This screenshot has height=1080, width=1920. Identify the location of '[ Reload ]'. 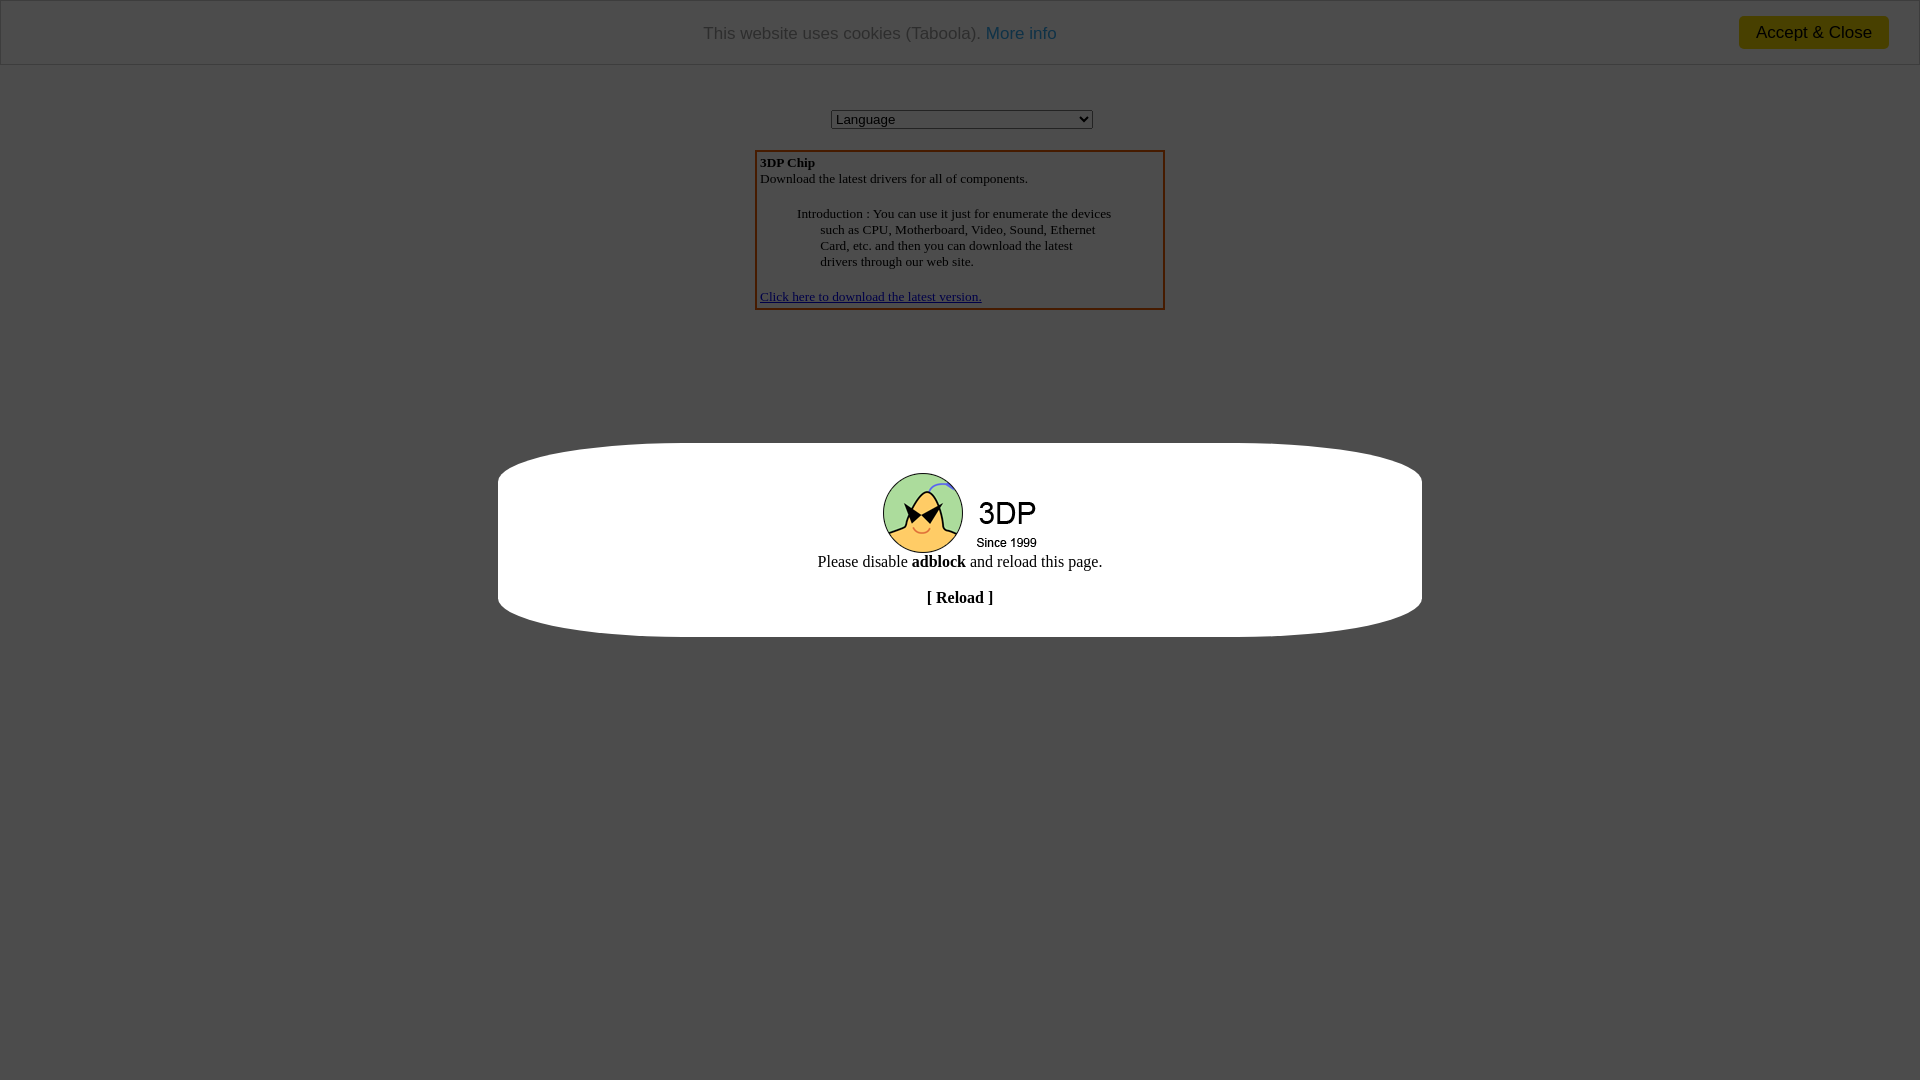
(960, 596).